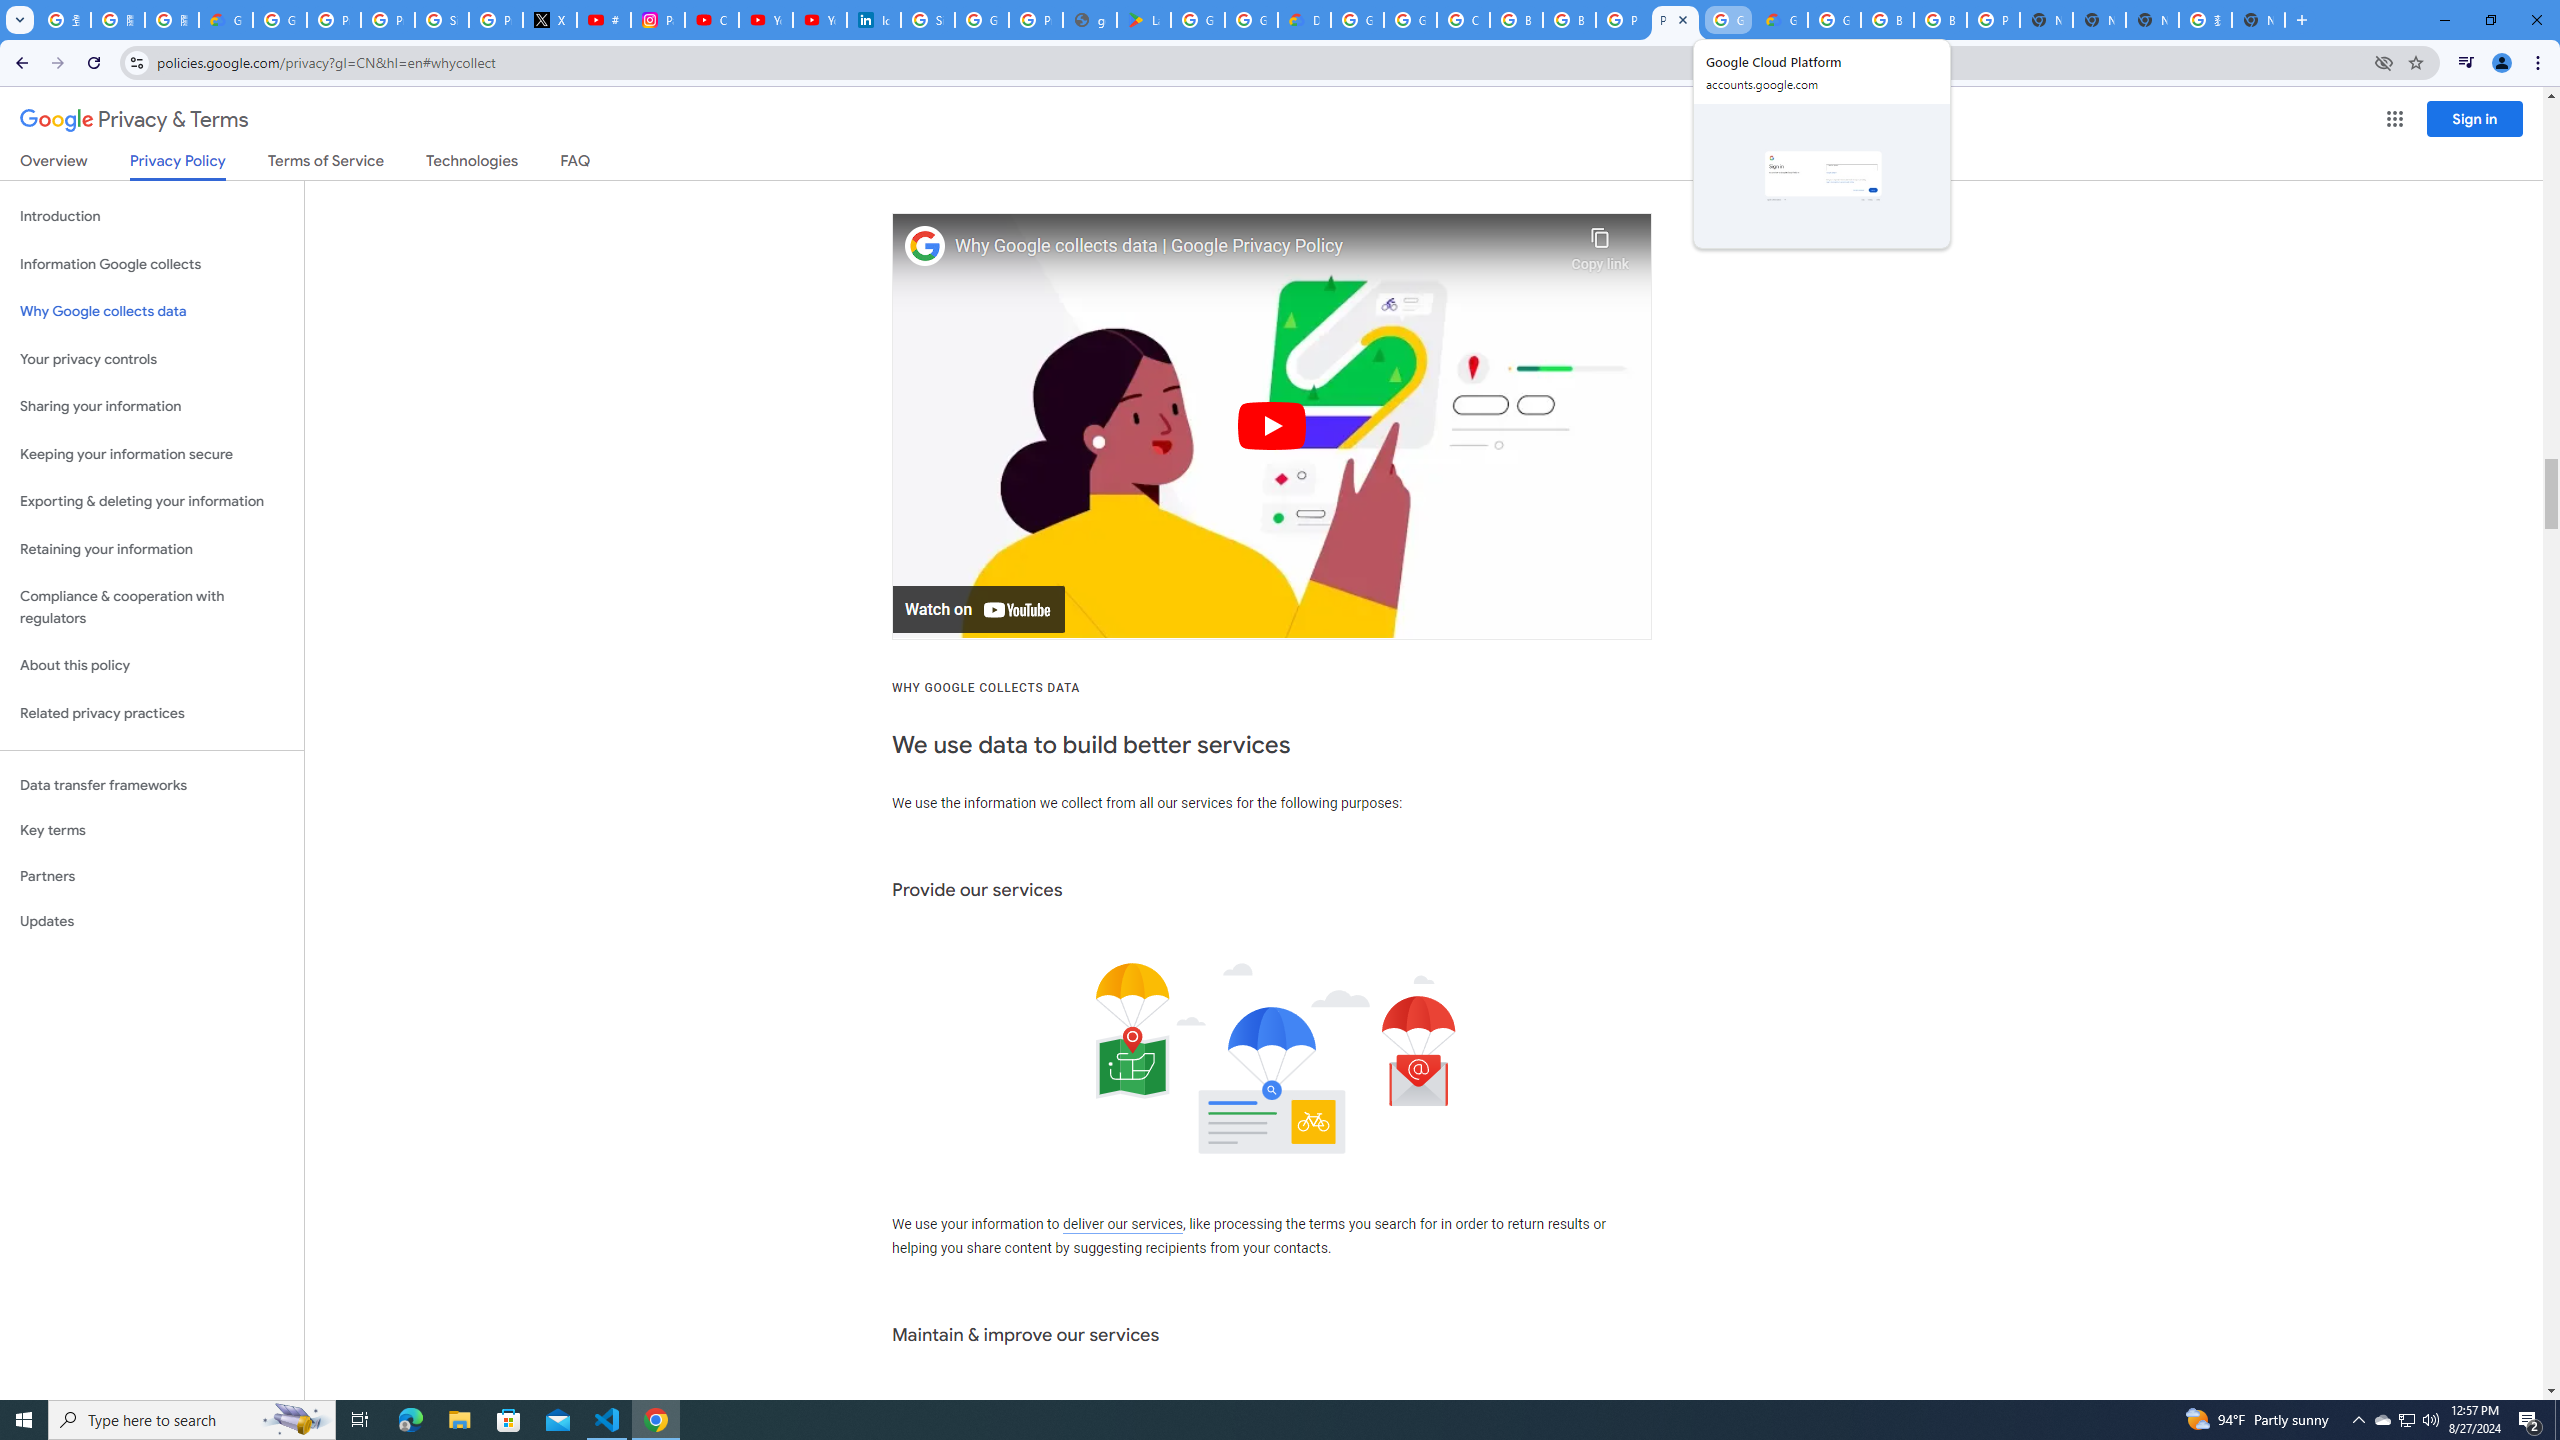  Describe the element at coordinates (134, 119) in the screenshot. I see `'Privacy & Terms'` at that location.